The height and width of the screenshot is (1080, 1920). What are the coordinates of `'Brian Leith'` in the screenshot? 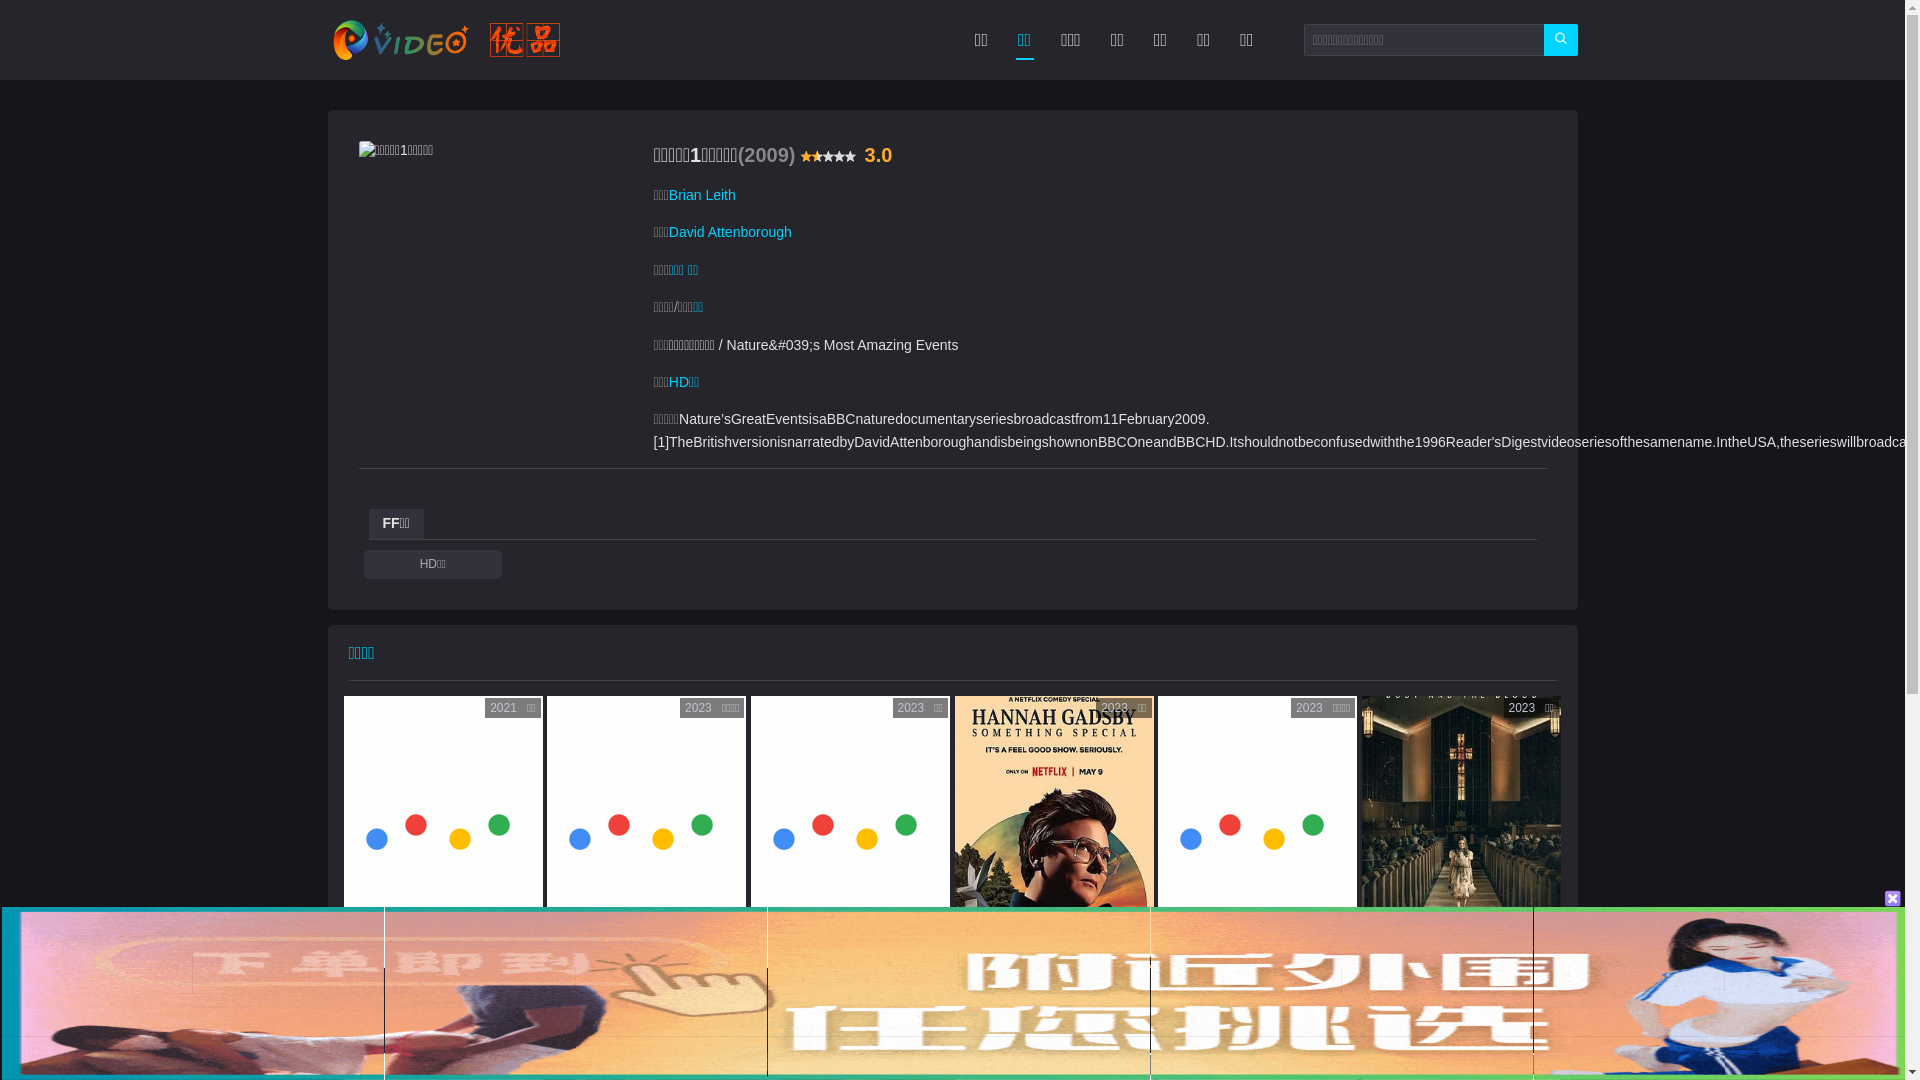 It's located at (702, 195).